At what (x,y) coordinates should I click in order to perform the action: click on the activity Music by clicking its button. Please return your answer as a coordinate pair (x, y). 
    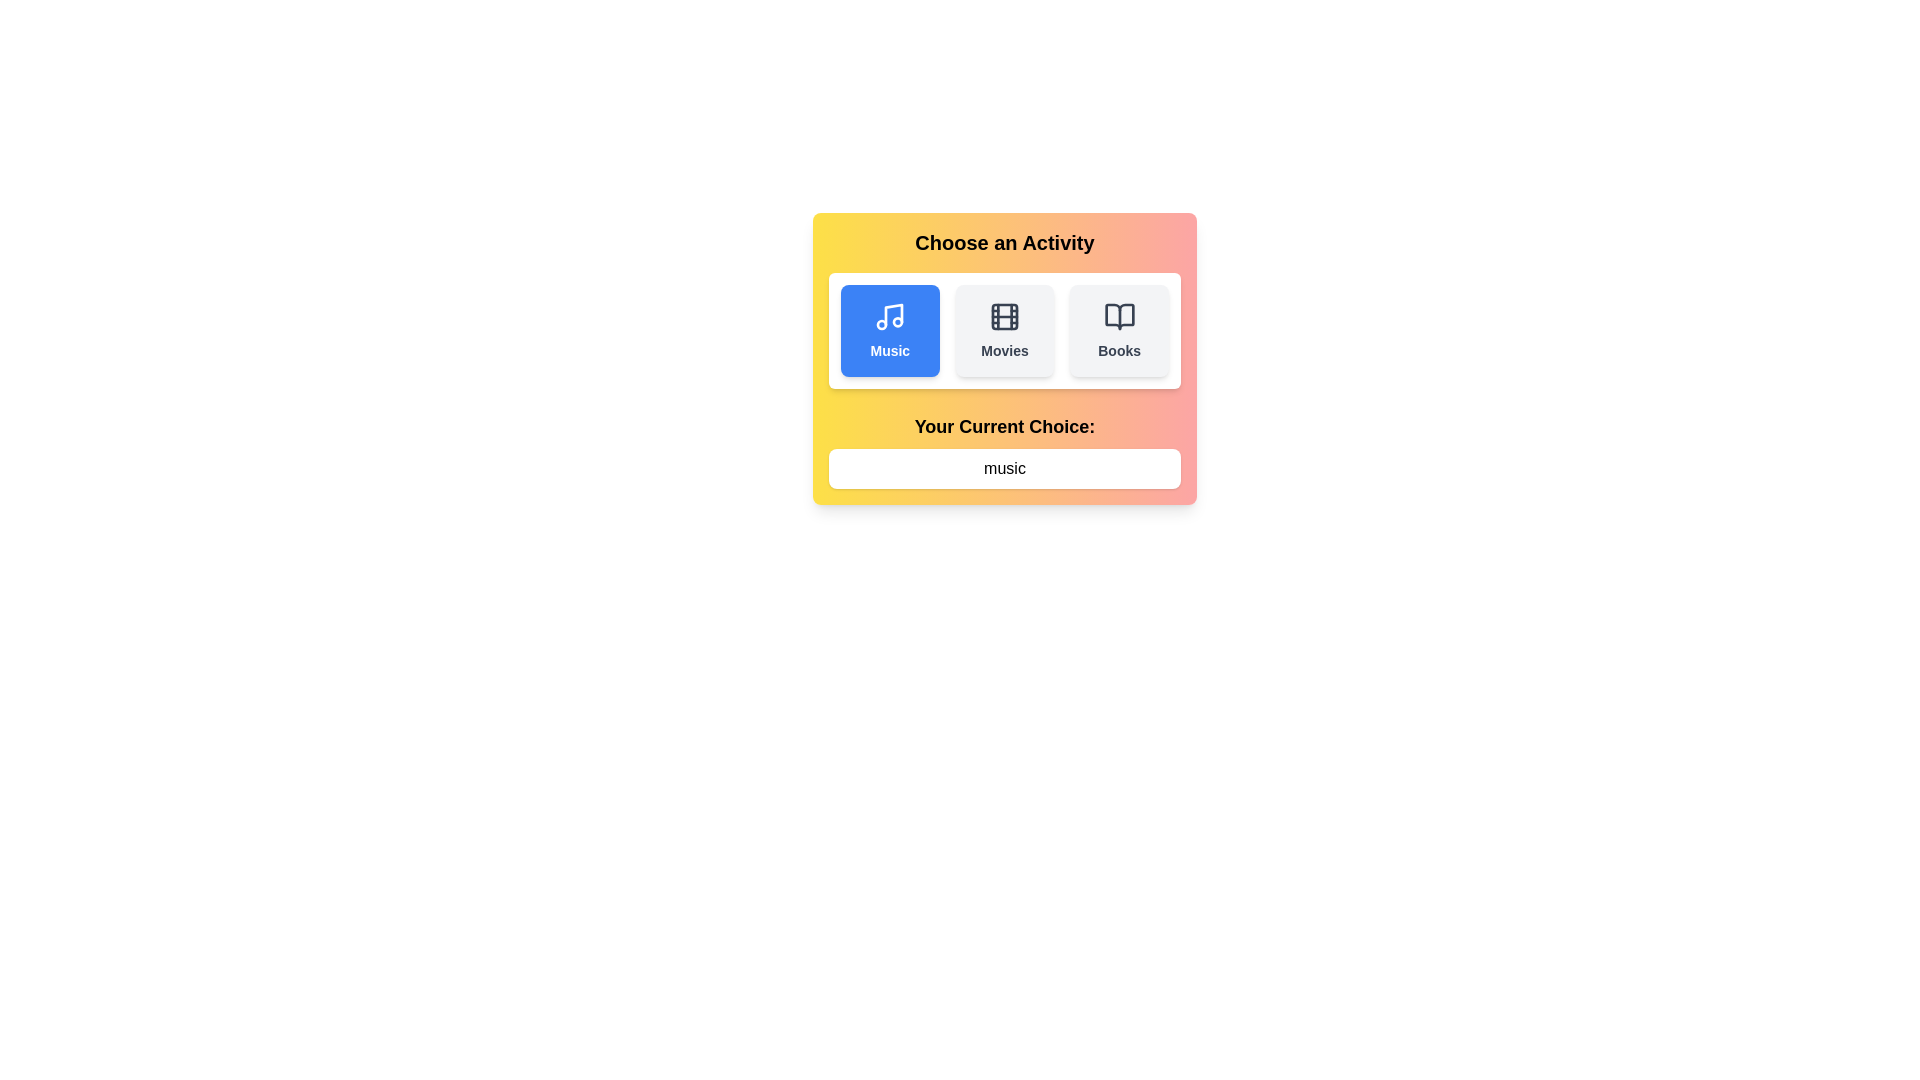
    Looking at the image, I should click on (888, 330).